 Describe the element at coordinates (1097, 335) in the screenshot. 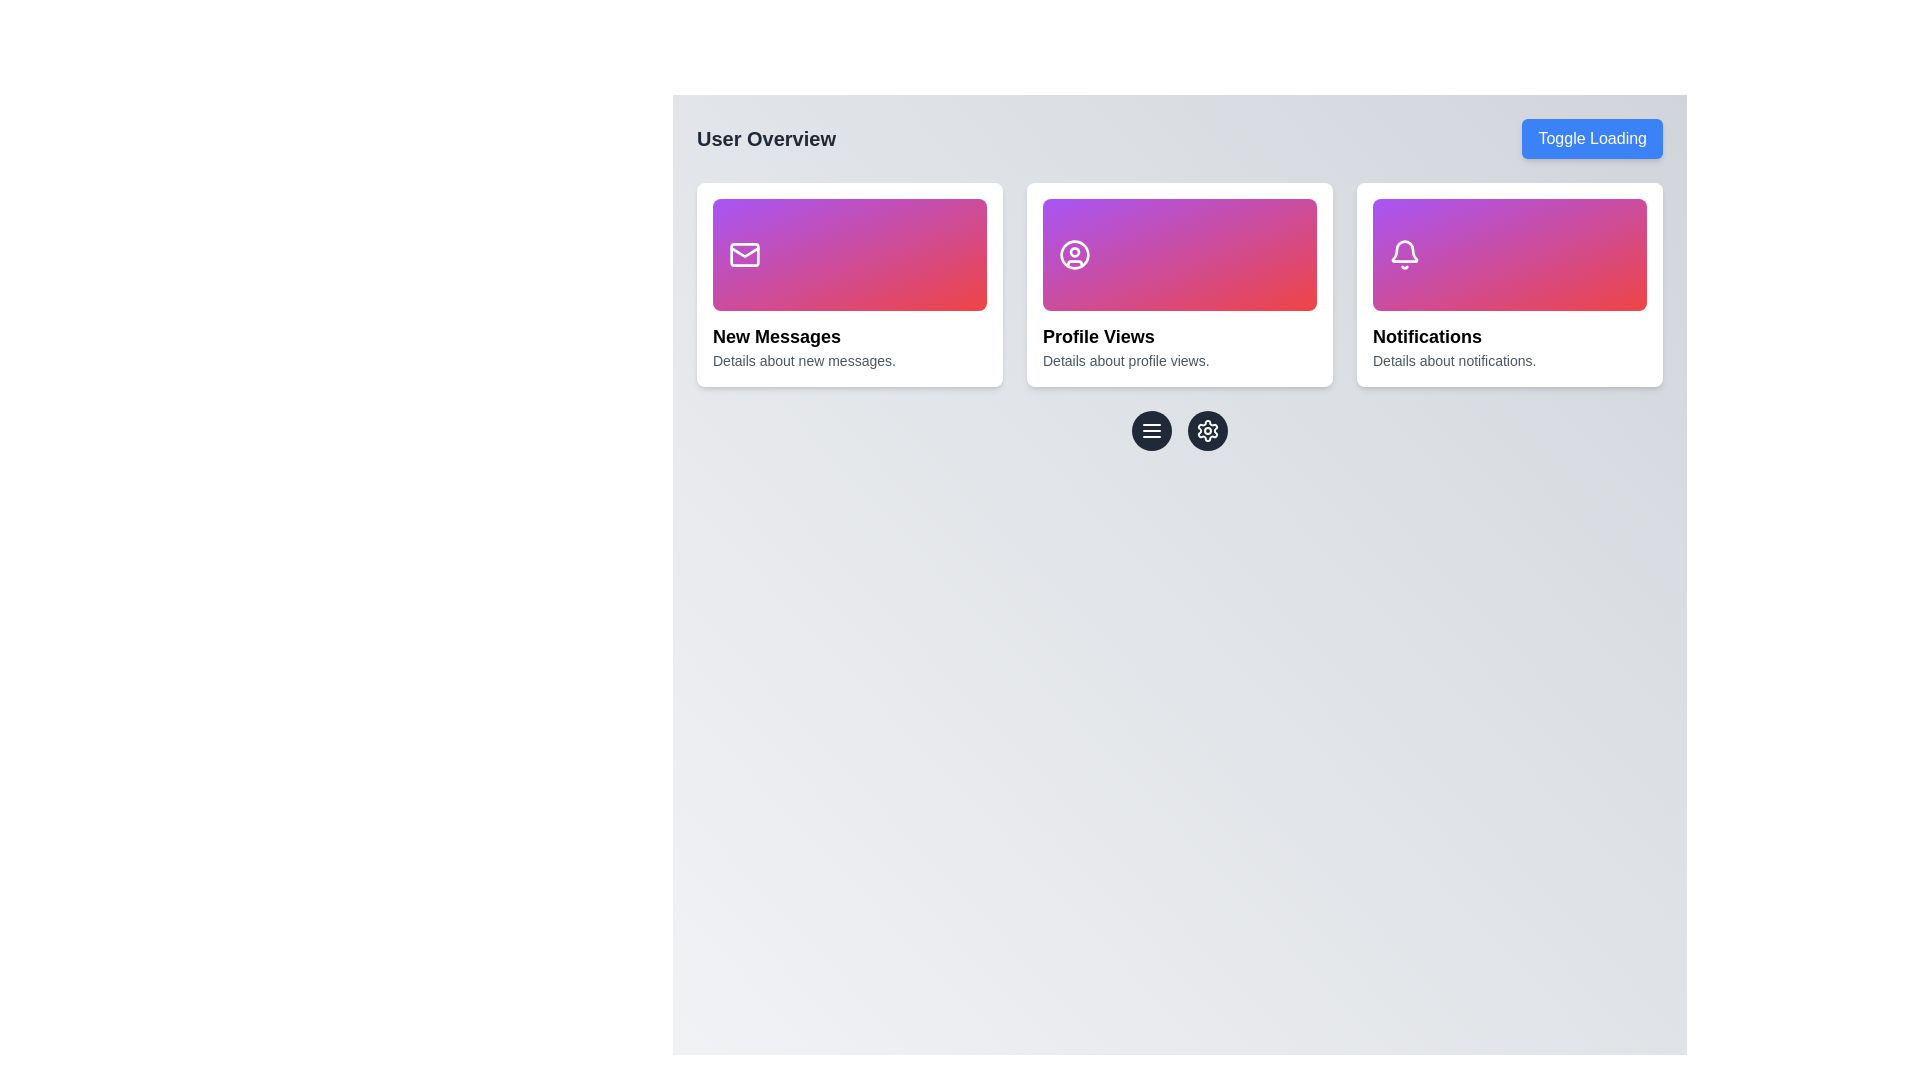

I see `the bold text label displaying 'Profile Views' located below the user's profile icon in the second card from the left` at that location.